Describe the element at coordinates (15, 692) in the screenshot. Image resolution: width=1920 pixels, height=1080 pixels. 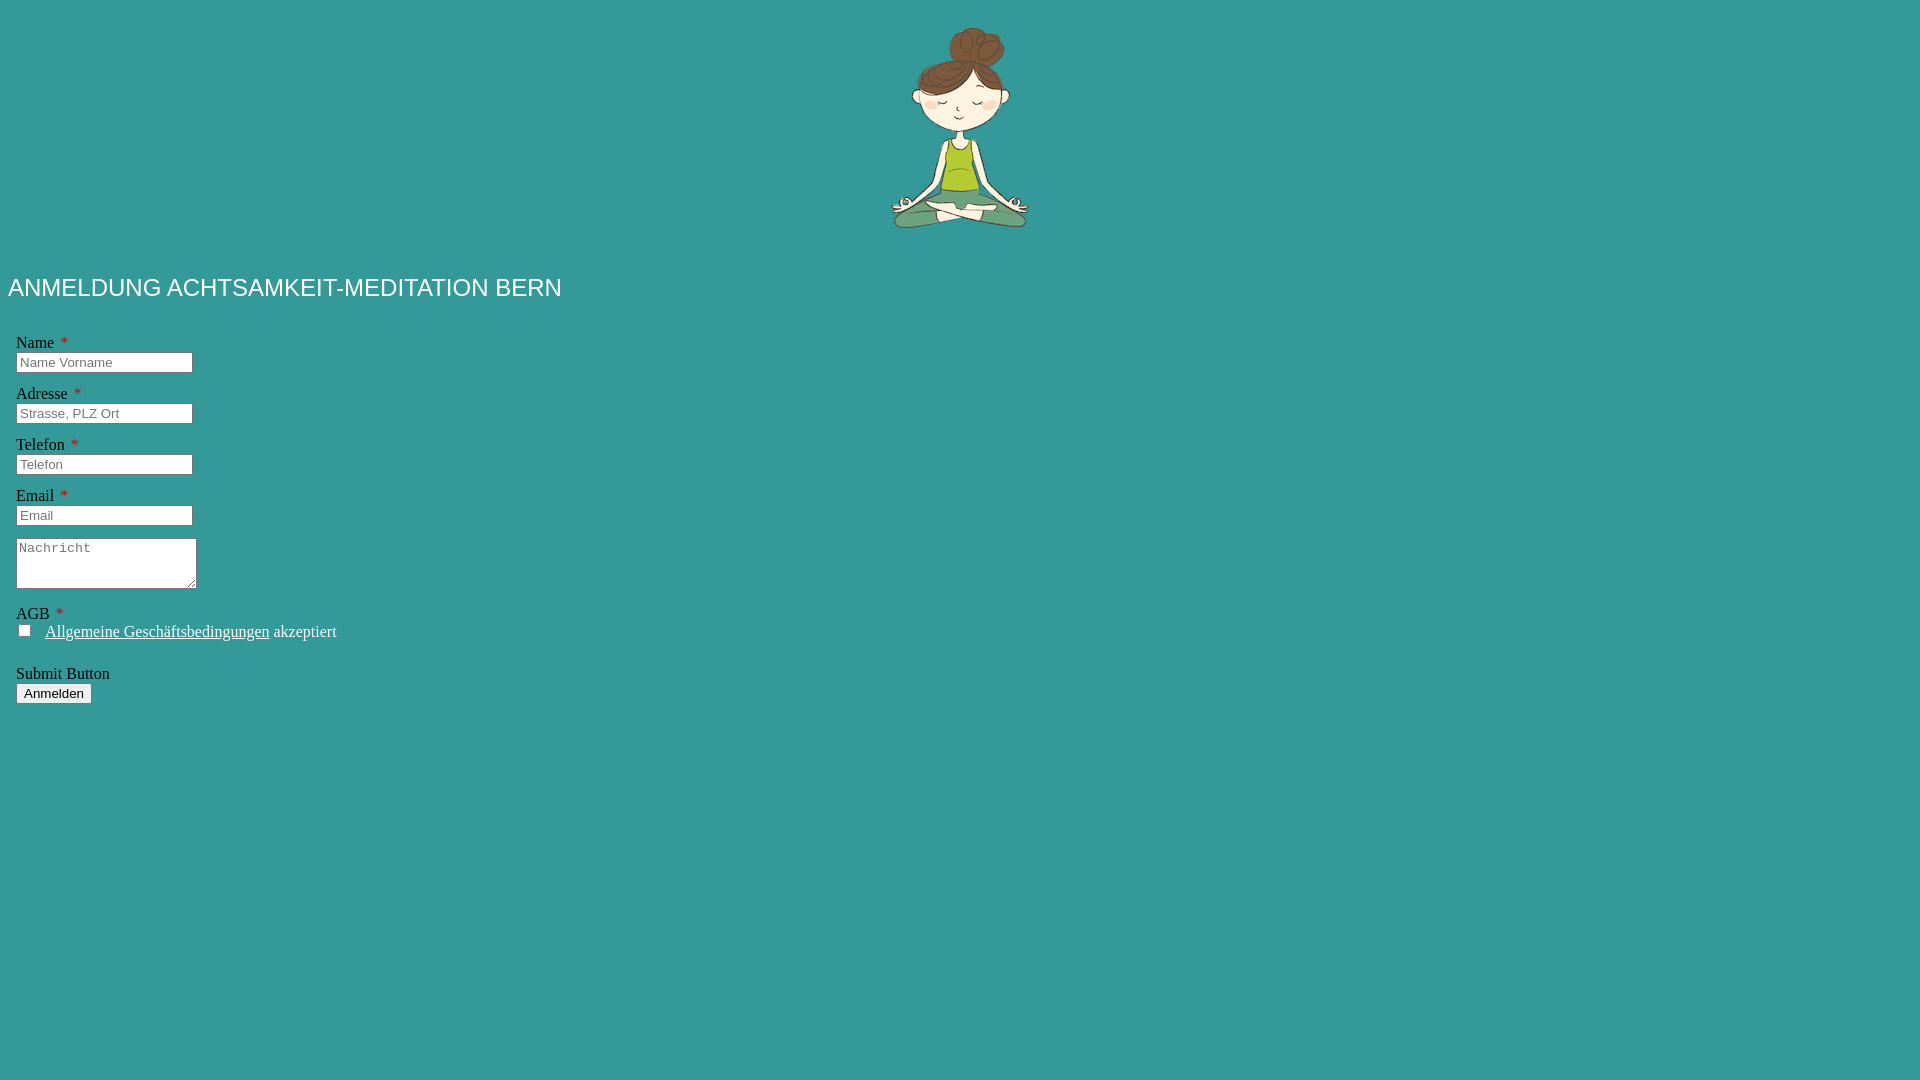
I see `'Anmelden'` at that location.